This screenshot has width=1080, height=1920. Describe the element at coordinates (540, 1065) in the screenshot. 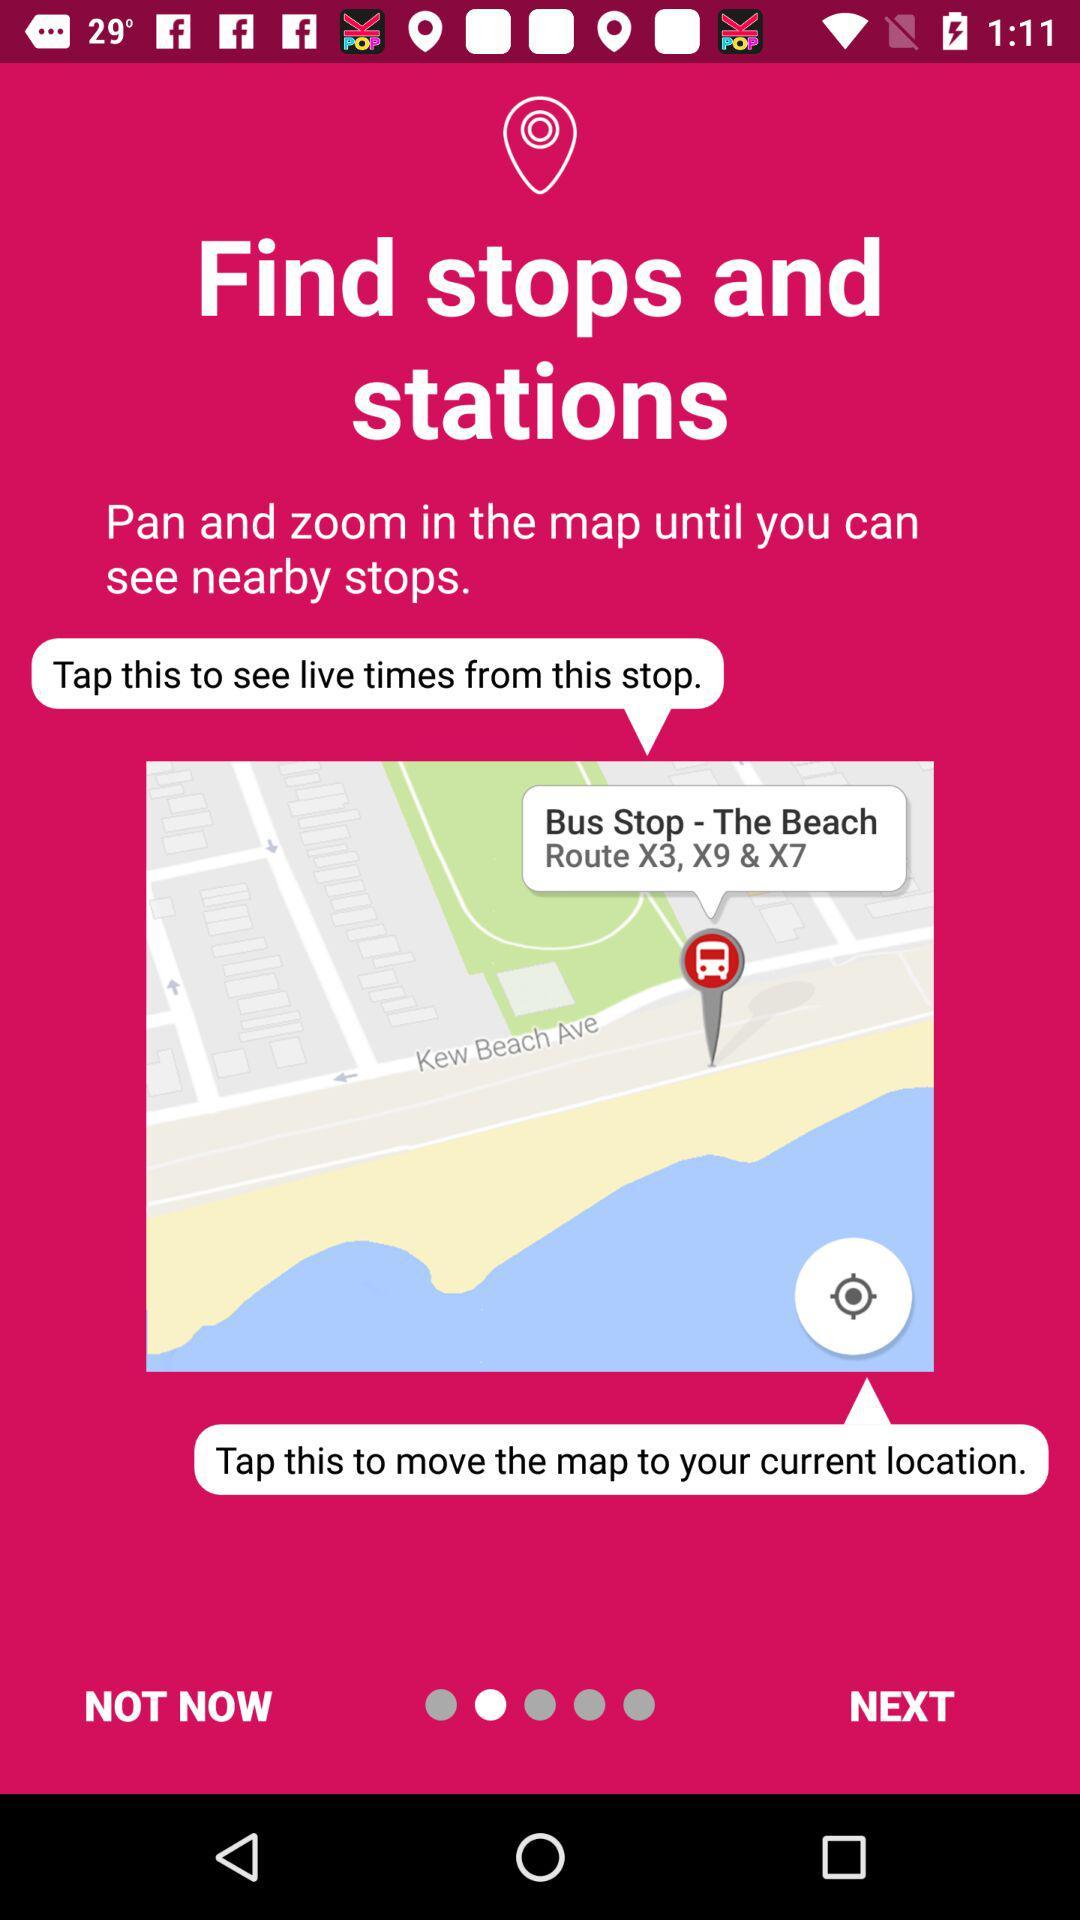

I see `the image` at that location.